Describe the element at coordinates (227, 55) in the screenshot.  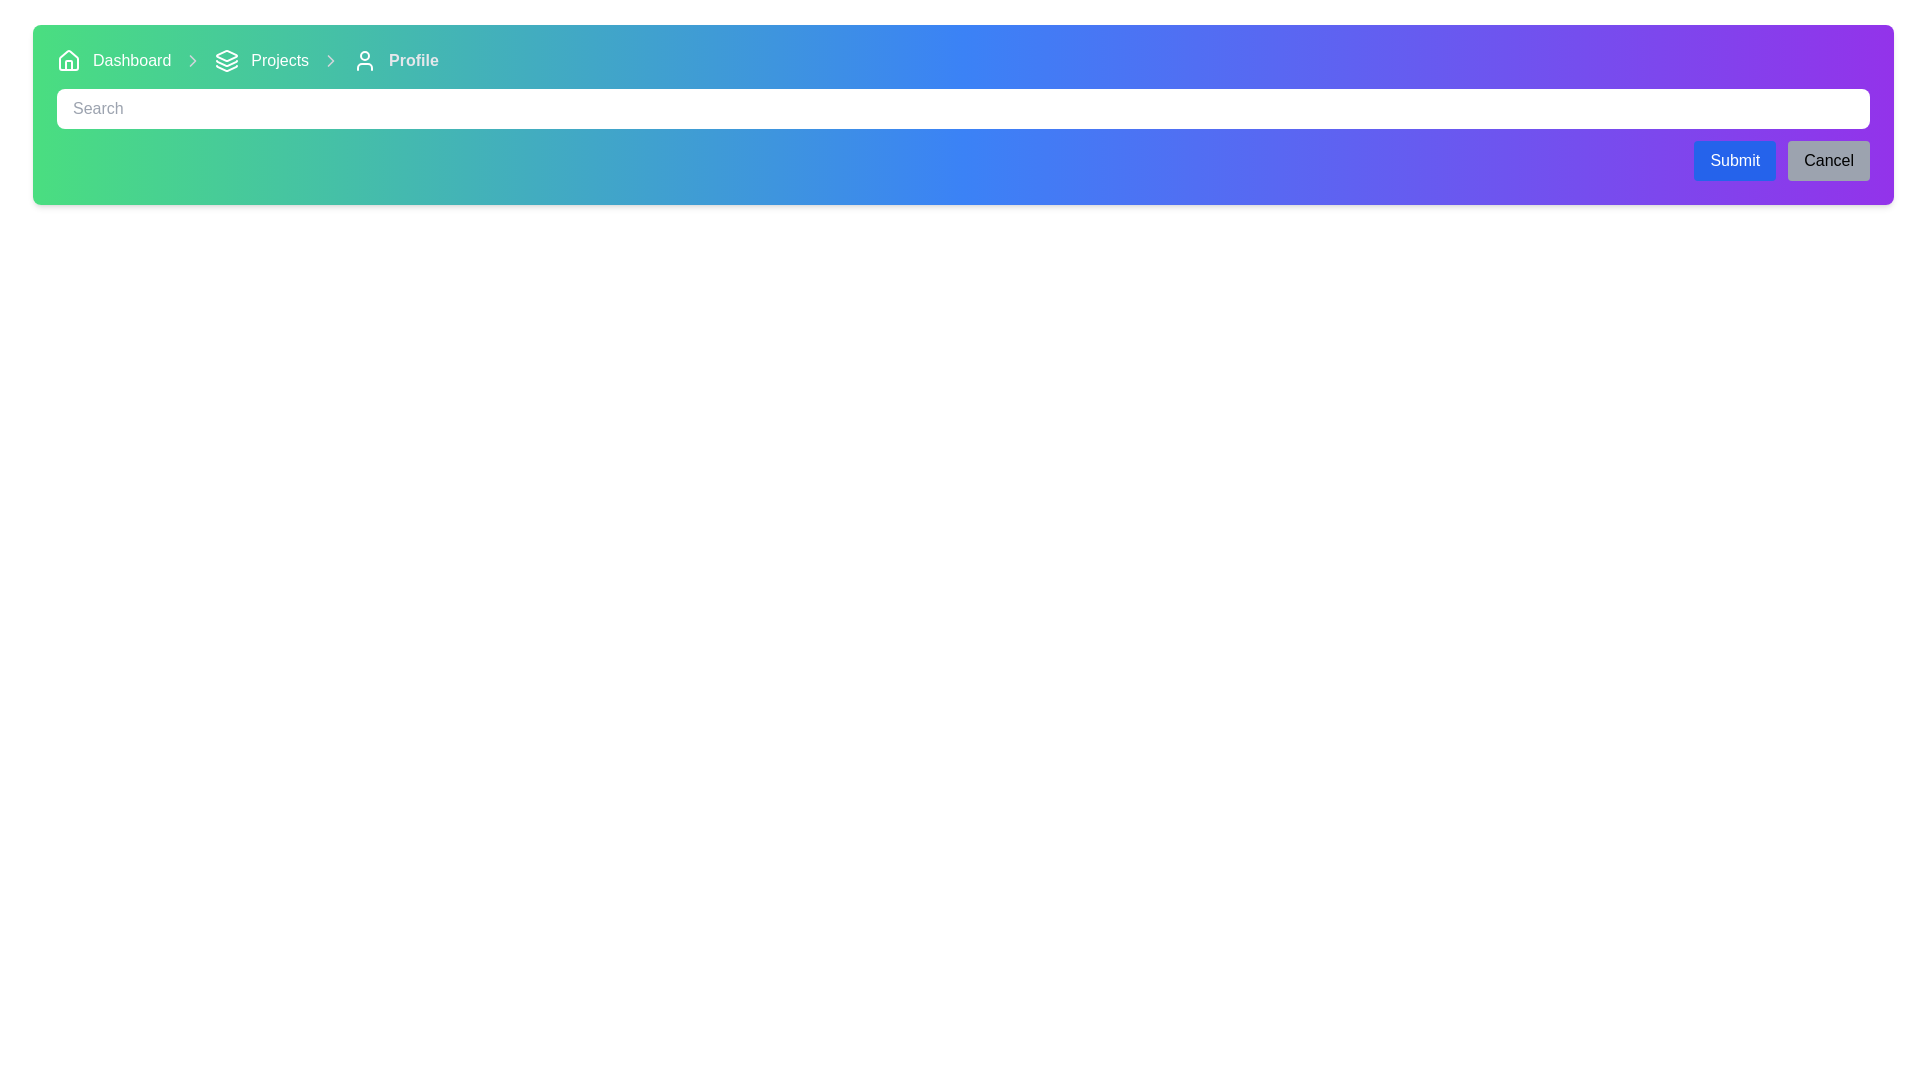
I see `the first stacked layer of the icon representing 'Projects' located in the header between 'Dashboard' and 'Profile'` at that location.